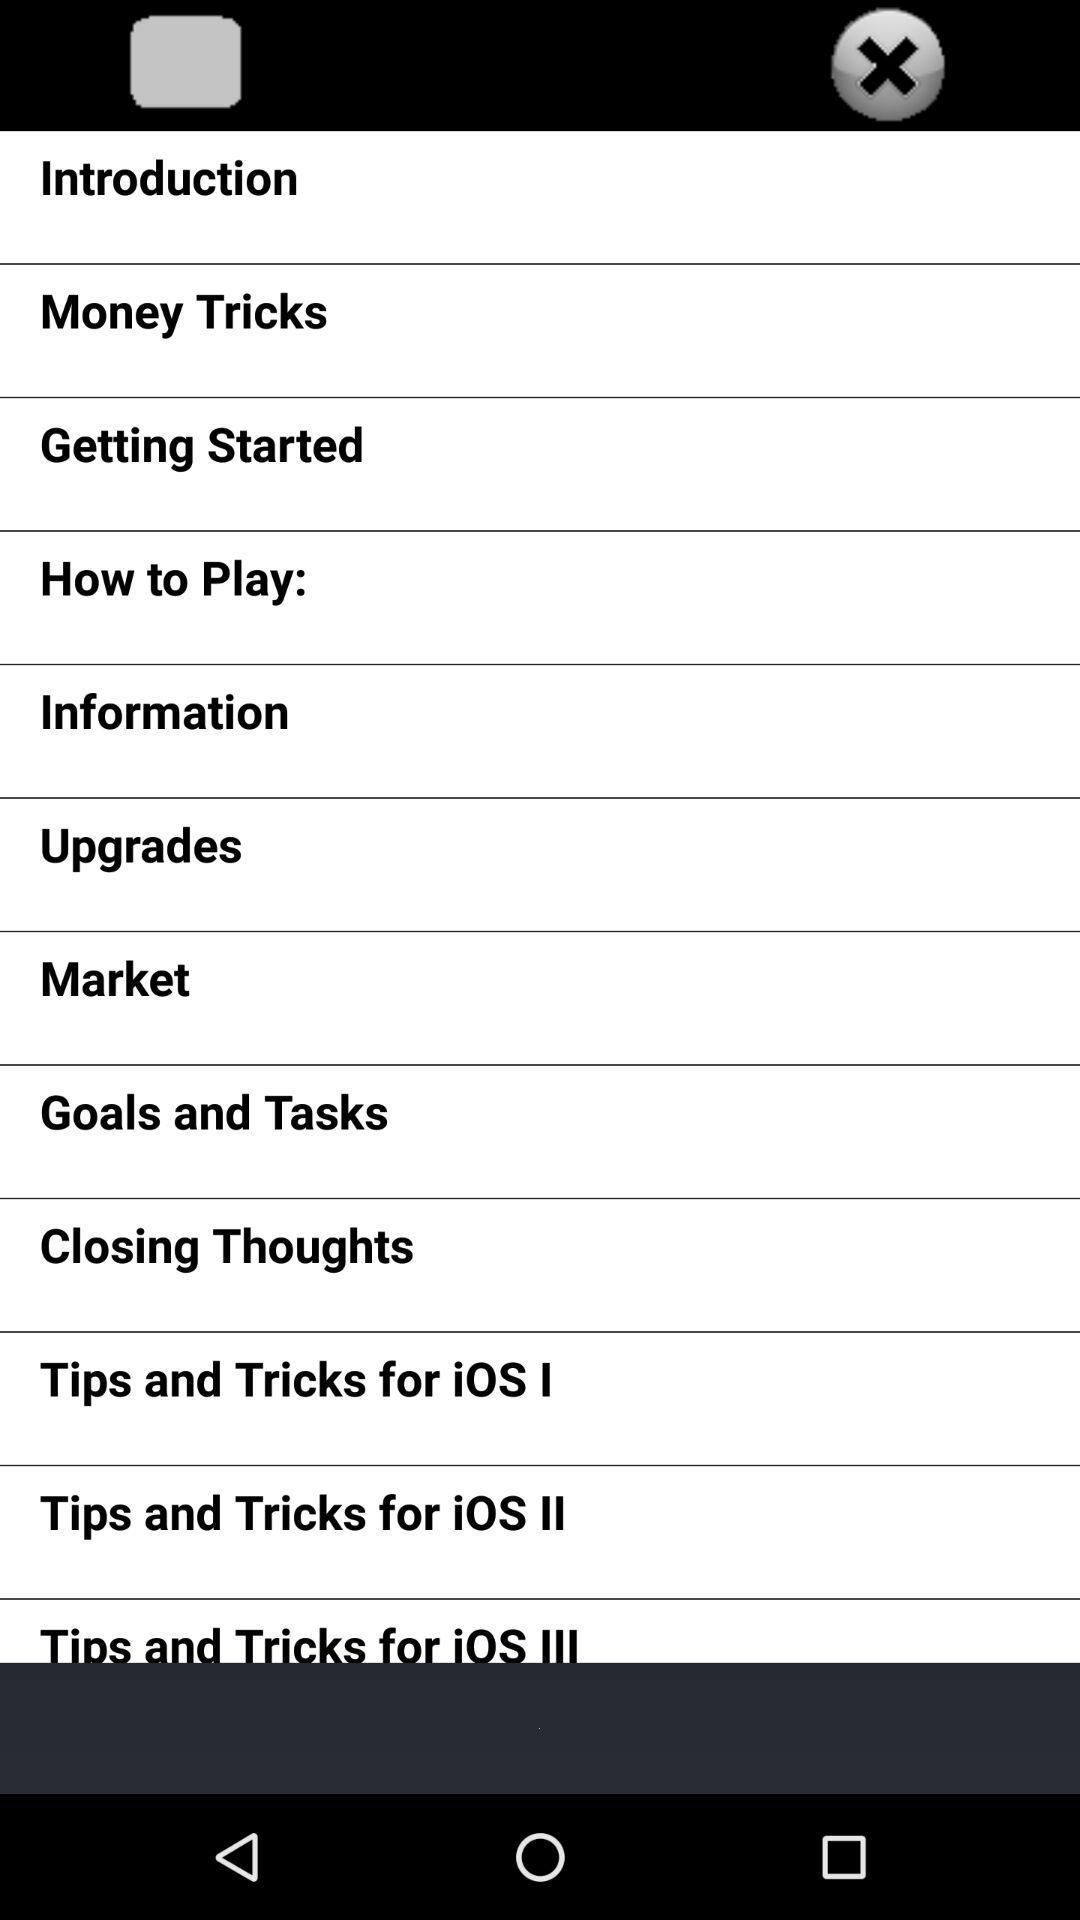  I want to click on upgrades icon, so click(140, 851).